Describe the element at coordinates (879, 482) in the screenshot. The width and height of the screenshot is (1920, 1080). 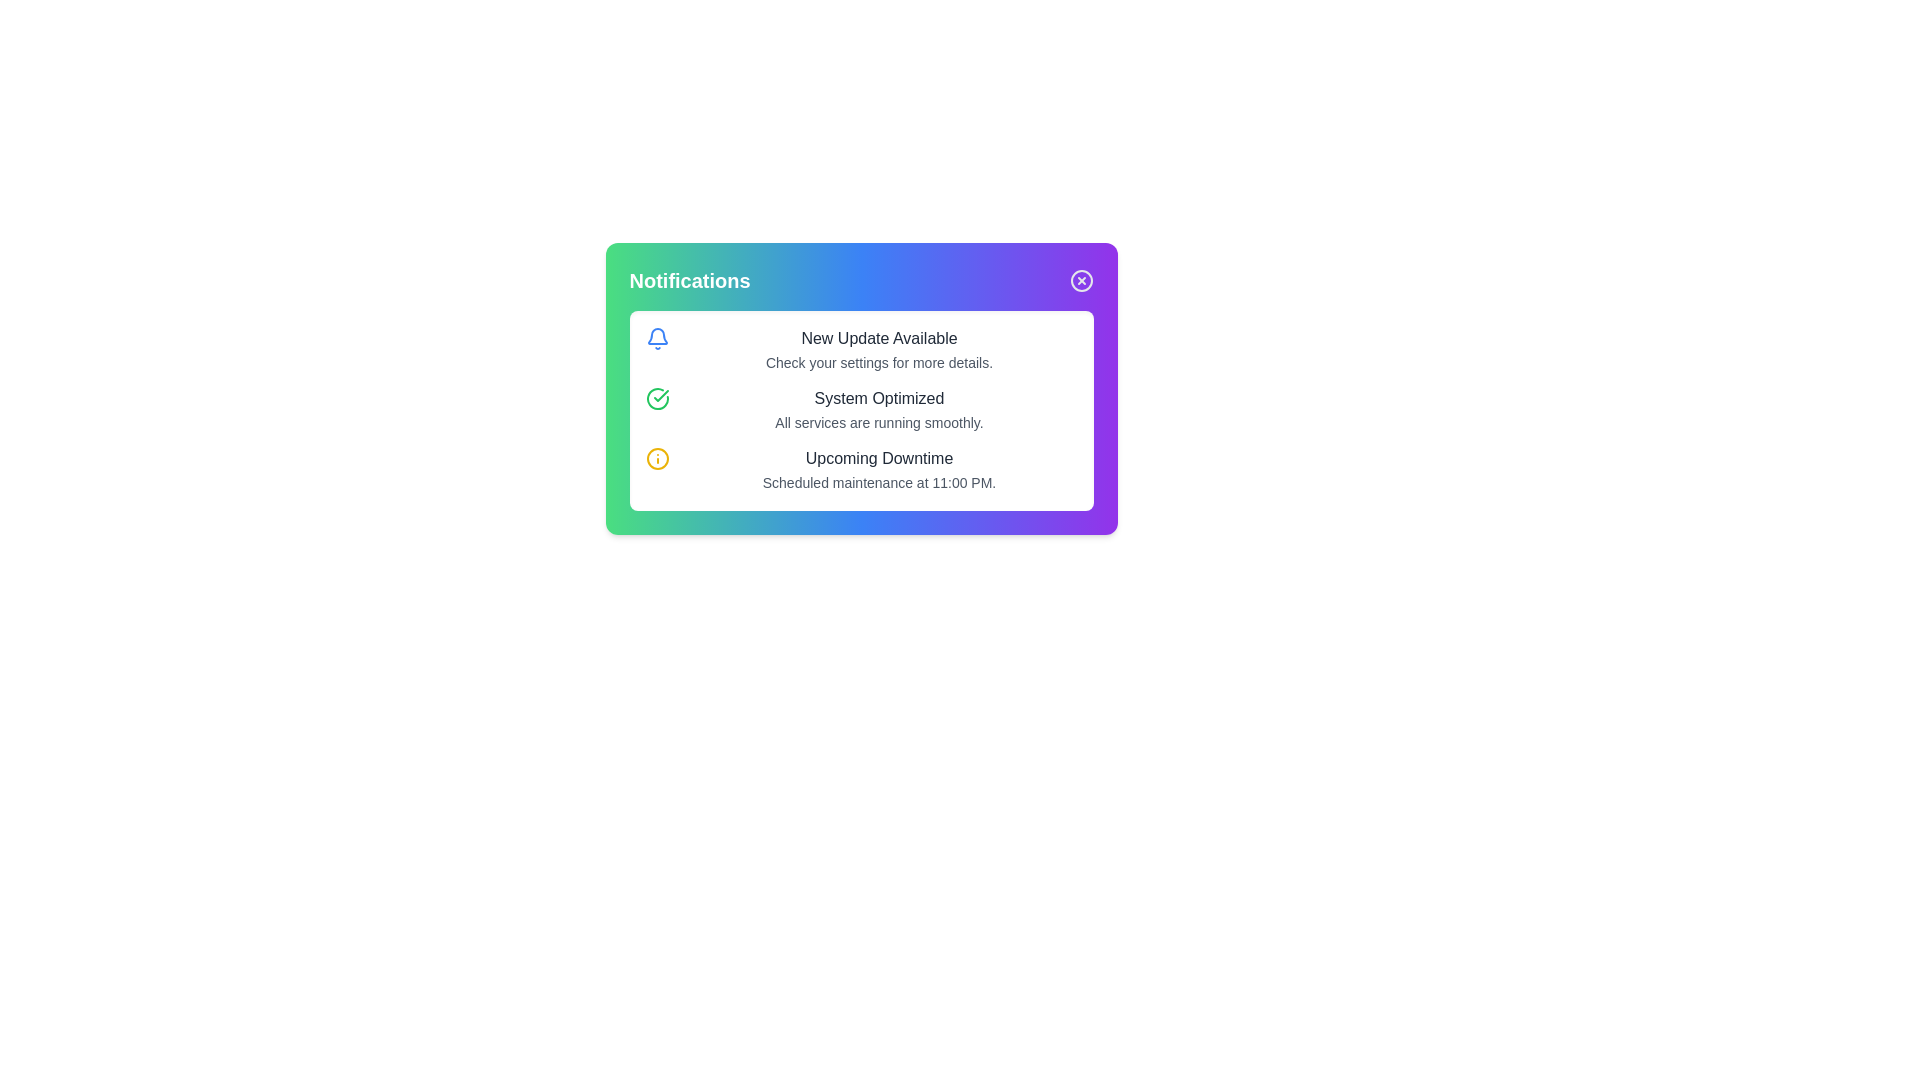
I see `the Text label that provides additional information about the scheduled maintenance event, located below the heading 'Upcoming Downtime' in the right section of the pop-up notification card` at that location.